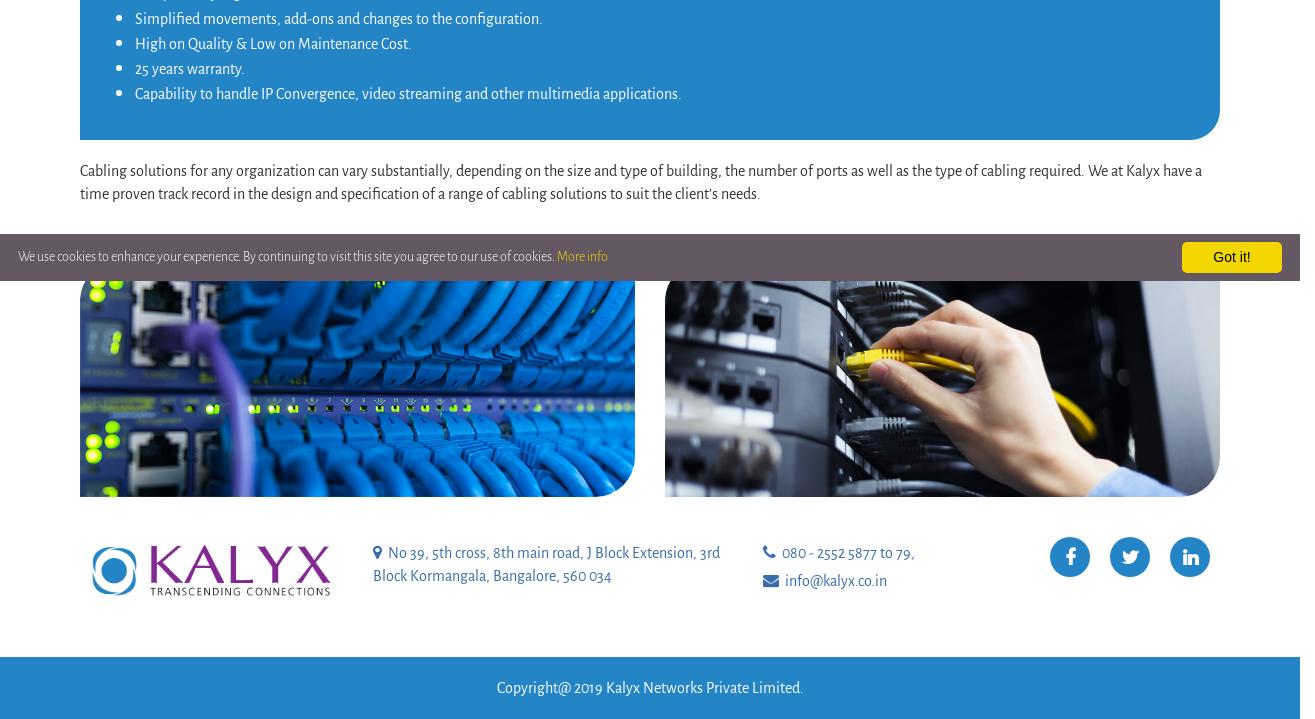  I want to click on 'info@kalyx.co.in', so click(832, 580).